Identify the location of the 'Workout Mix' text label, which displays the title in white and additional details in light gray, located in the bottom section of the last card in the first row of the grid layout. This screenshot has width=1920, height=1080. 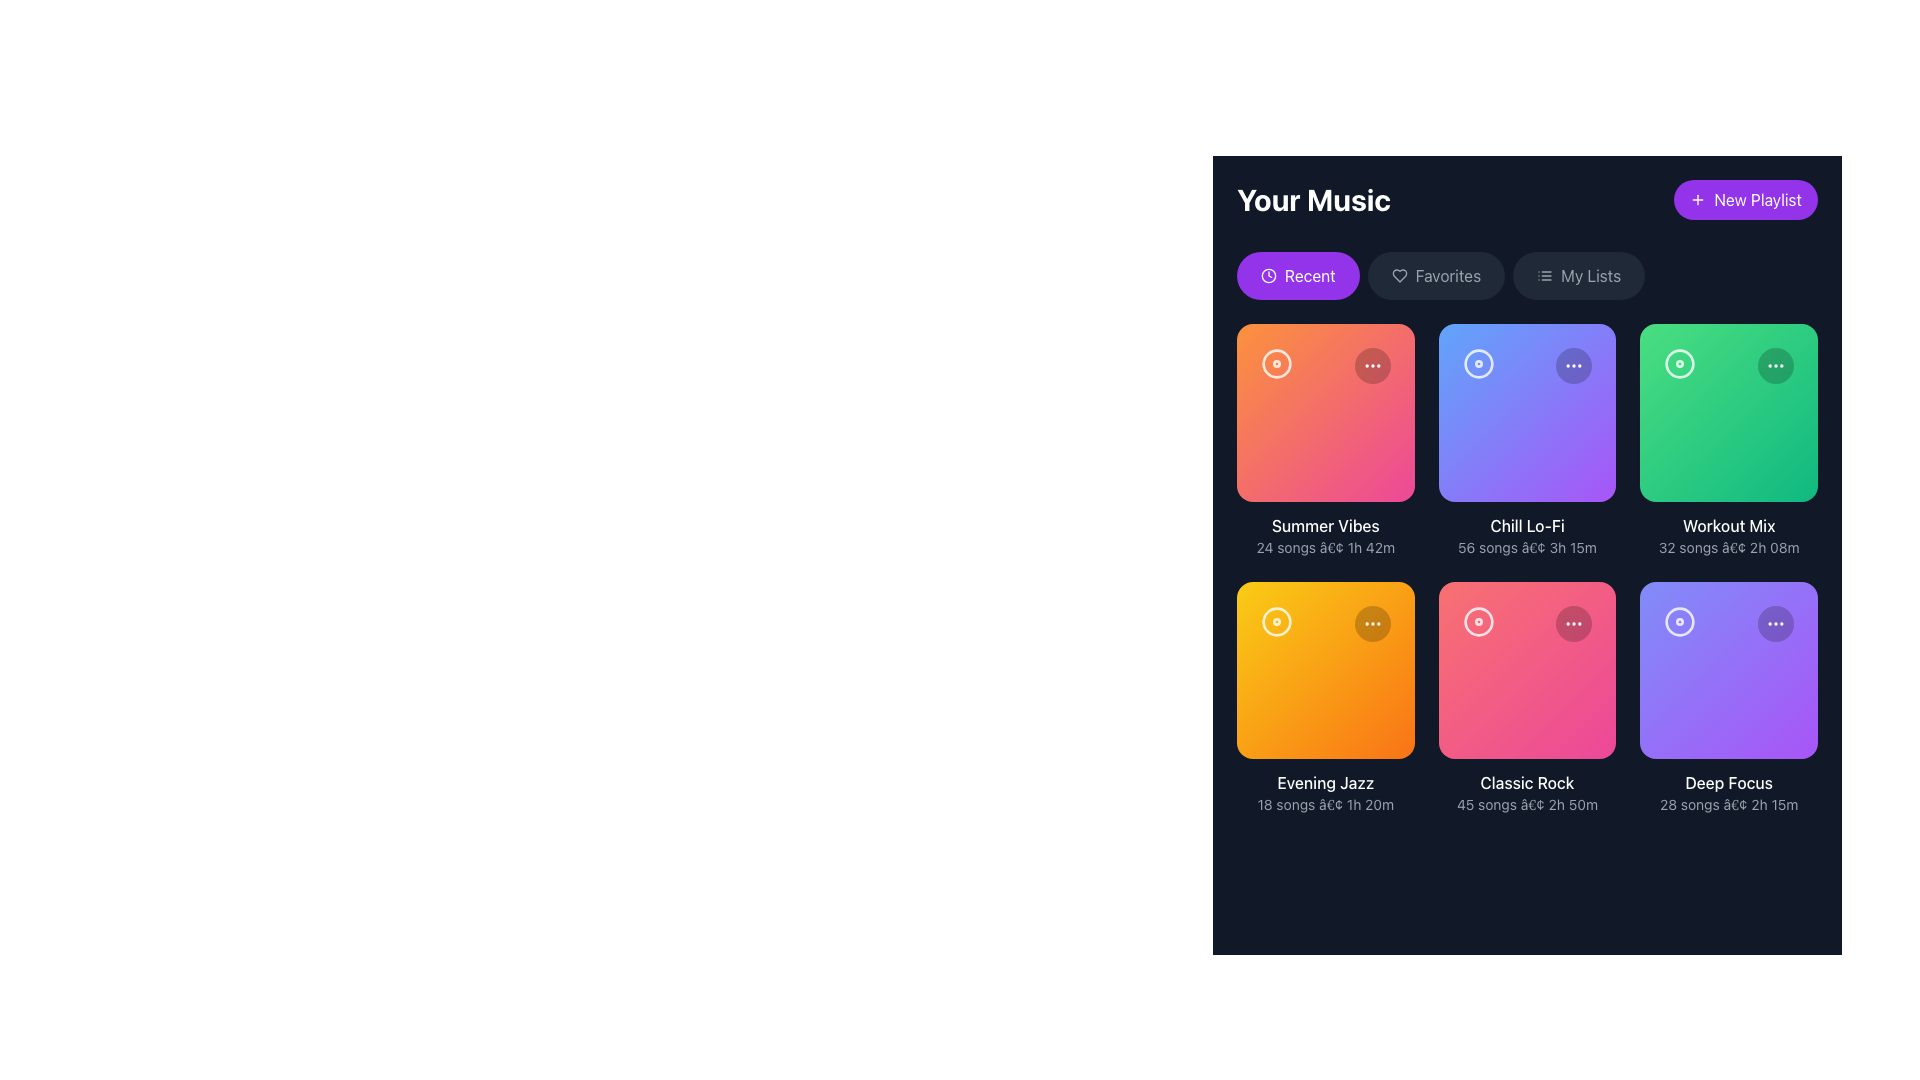
(1728, 534).